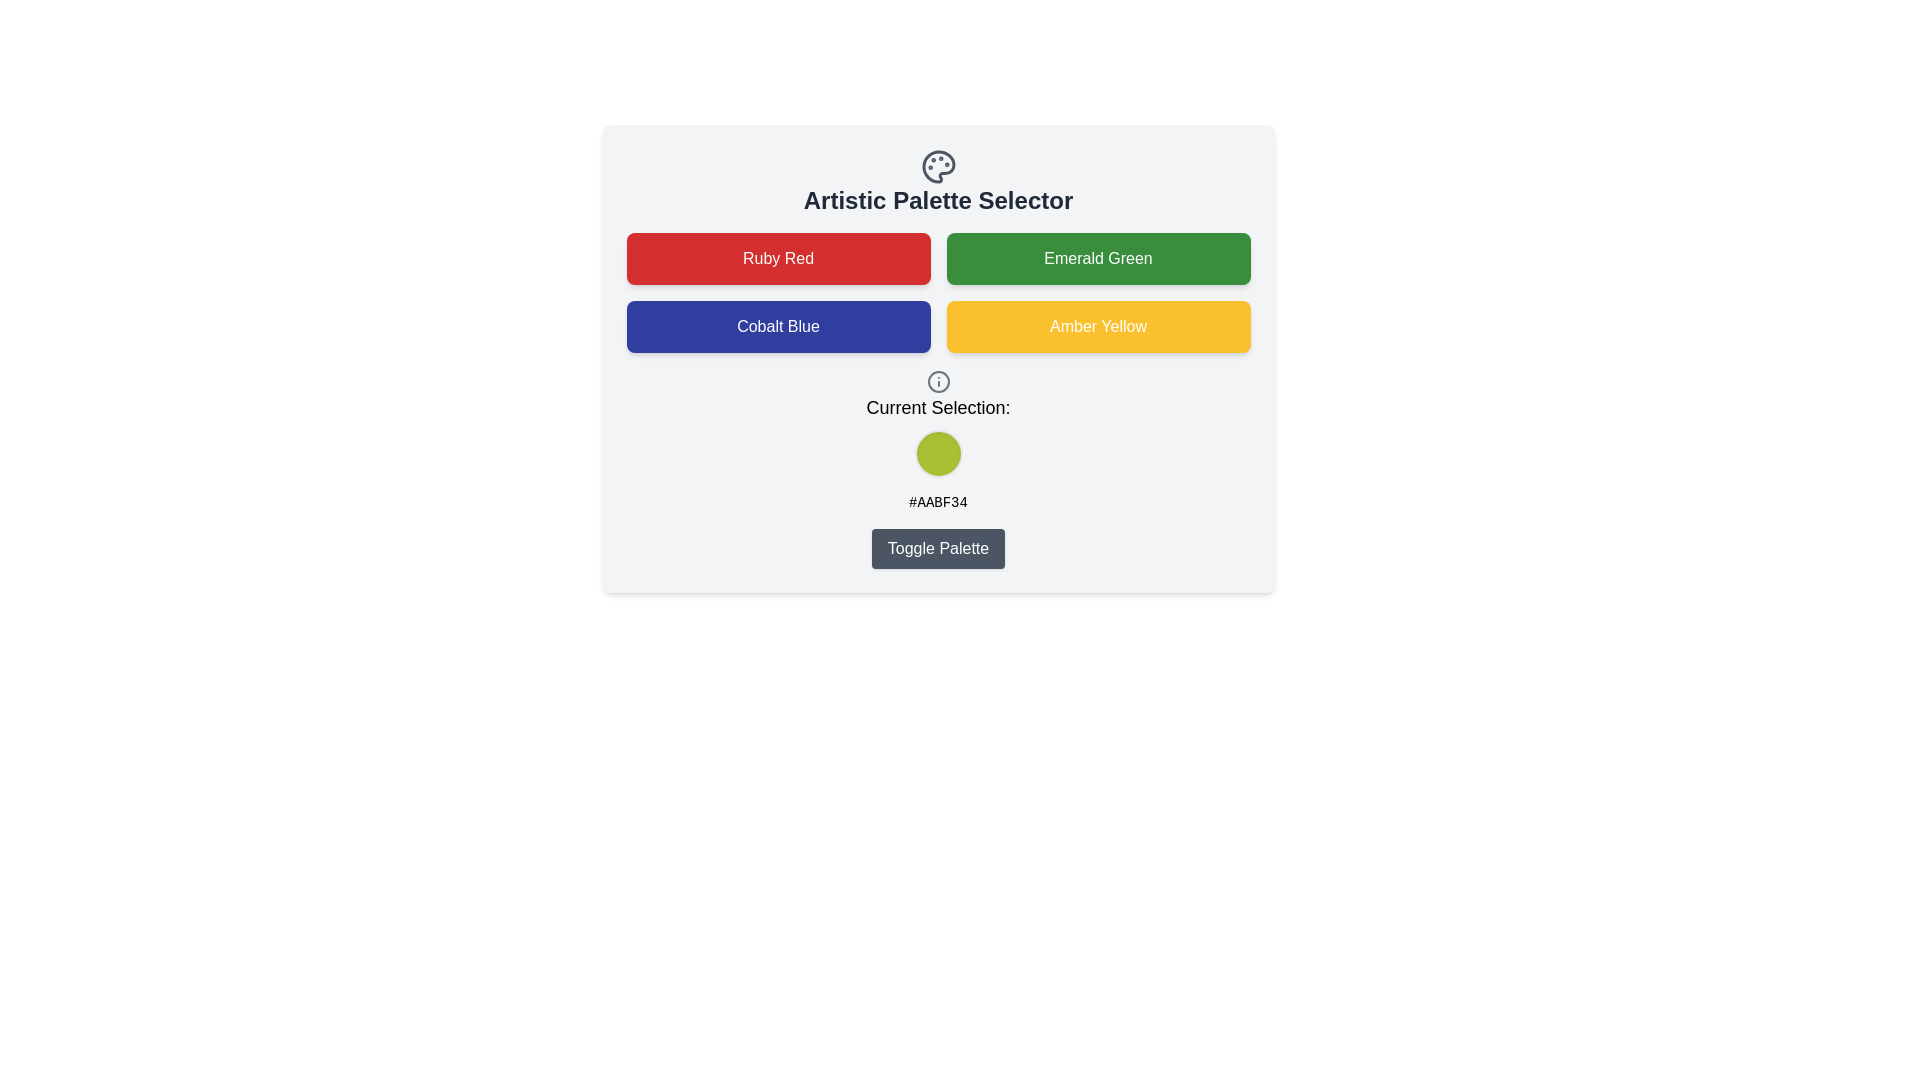  What do you see at coordinates (937, 165) in the screenshot?
I see `the artistic palette icon located centrally above the 'Artistic Palette Selector' text in the selection interface` at bounding box center [937, 165].